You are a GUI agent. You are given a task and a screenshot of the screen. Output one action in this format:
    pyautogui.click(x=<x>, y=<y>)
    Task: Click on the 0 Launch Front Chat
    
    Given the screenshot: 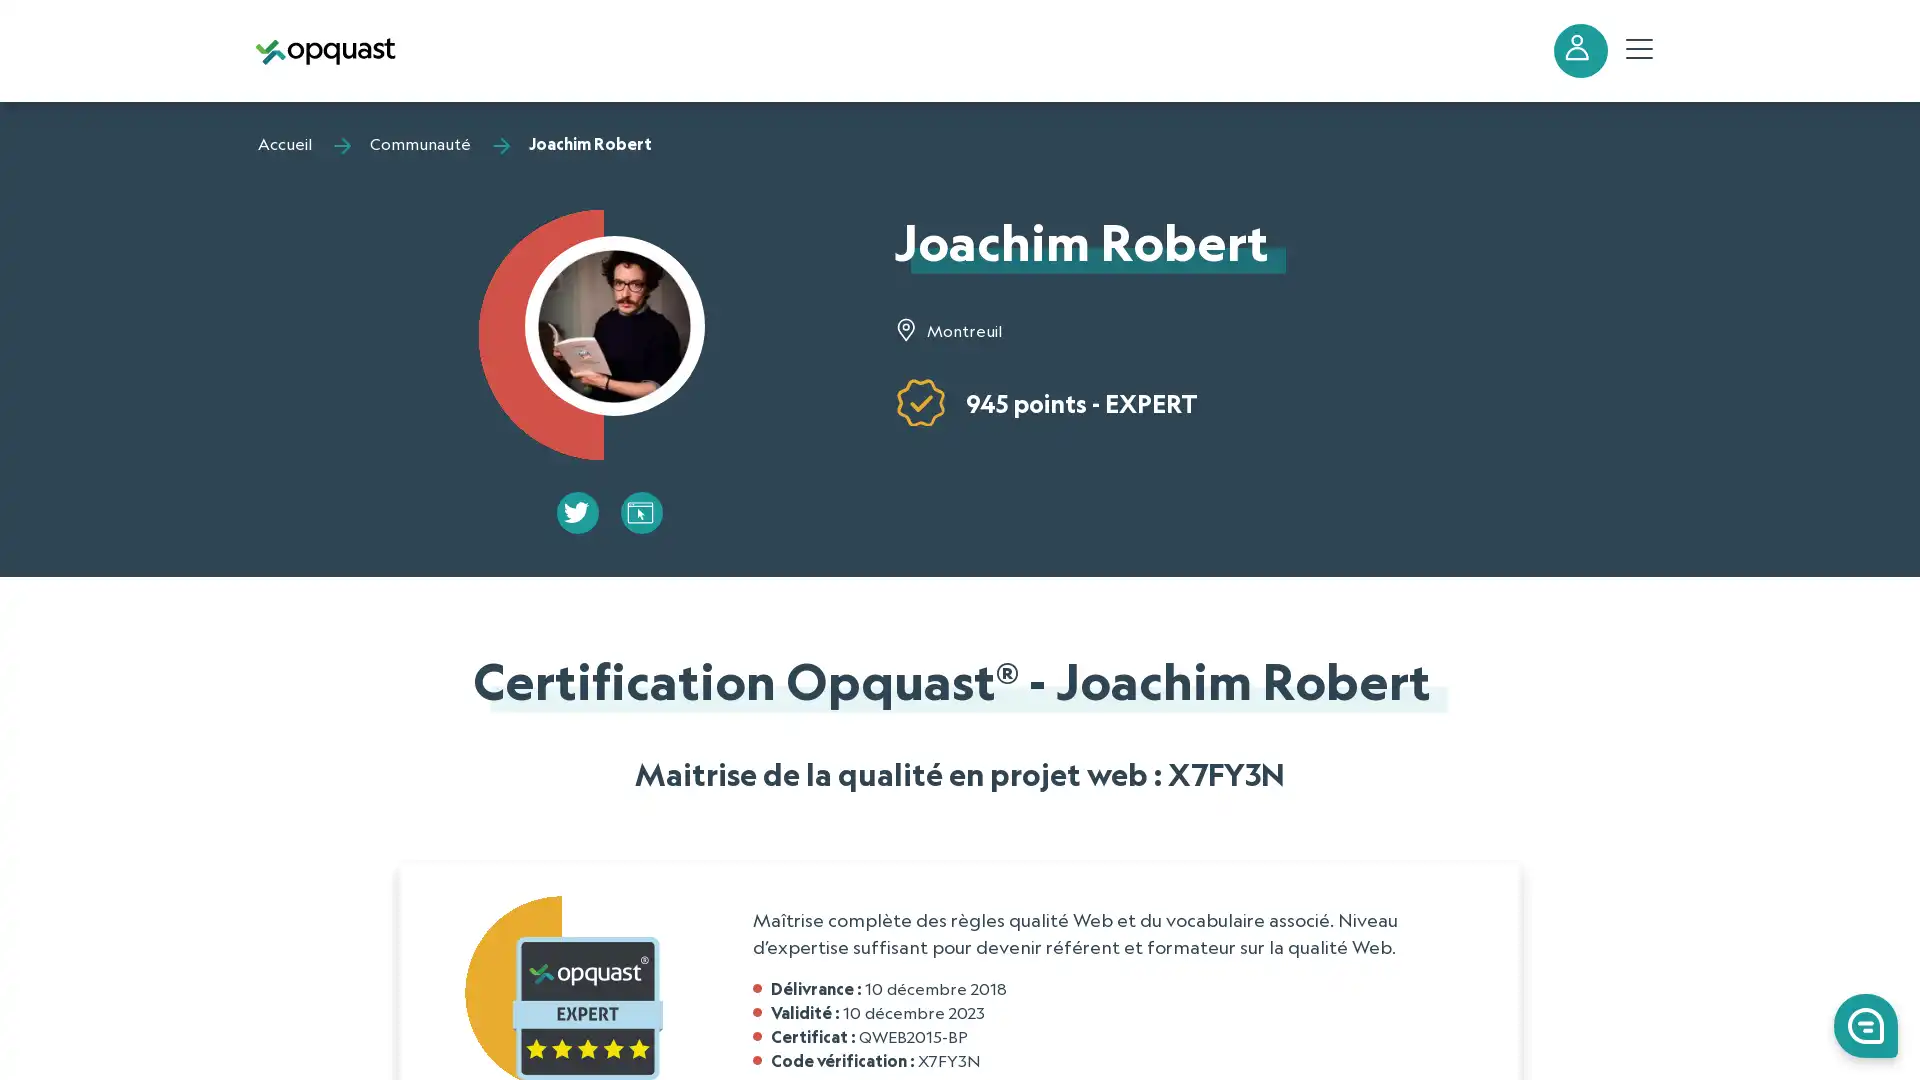 What is the action you would take?
    pyautogui.click(x=1865, y=1026)
    